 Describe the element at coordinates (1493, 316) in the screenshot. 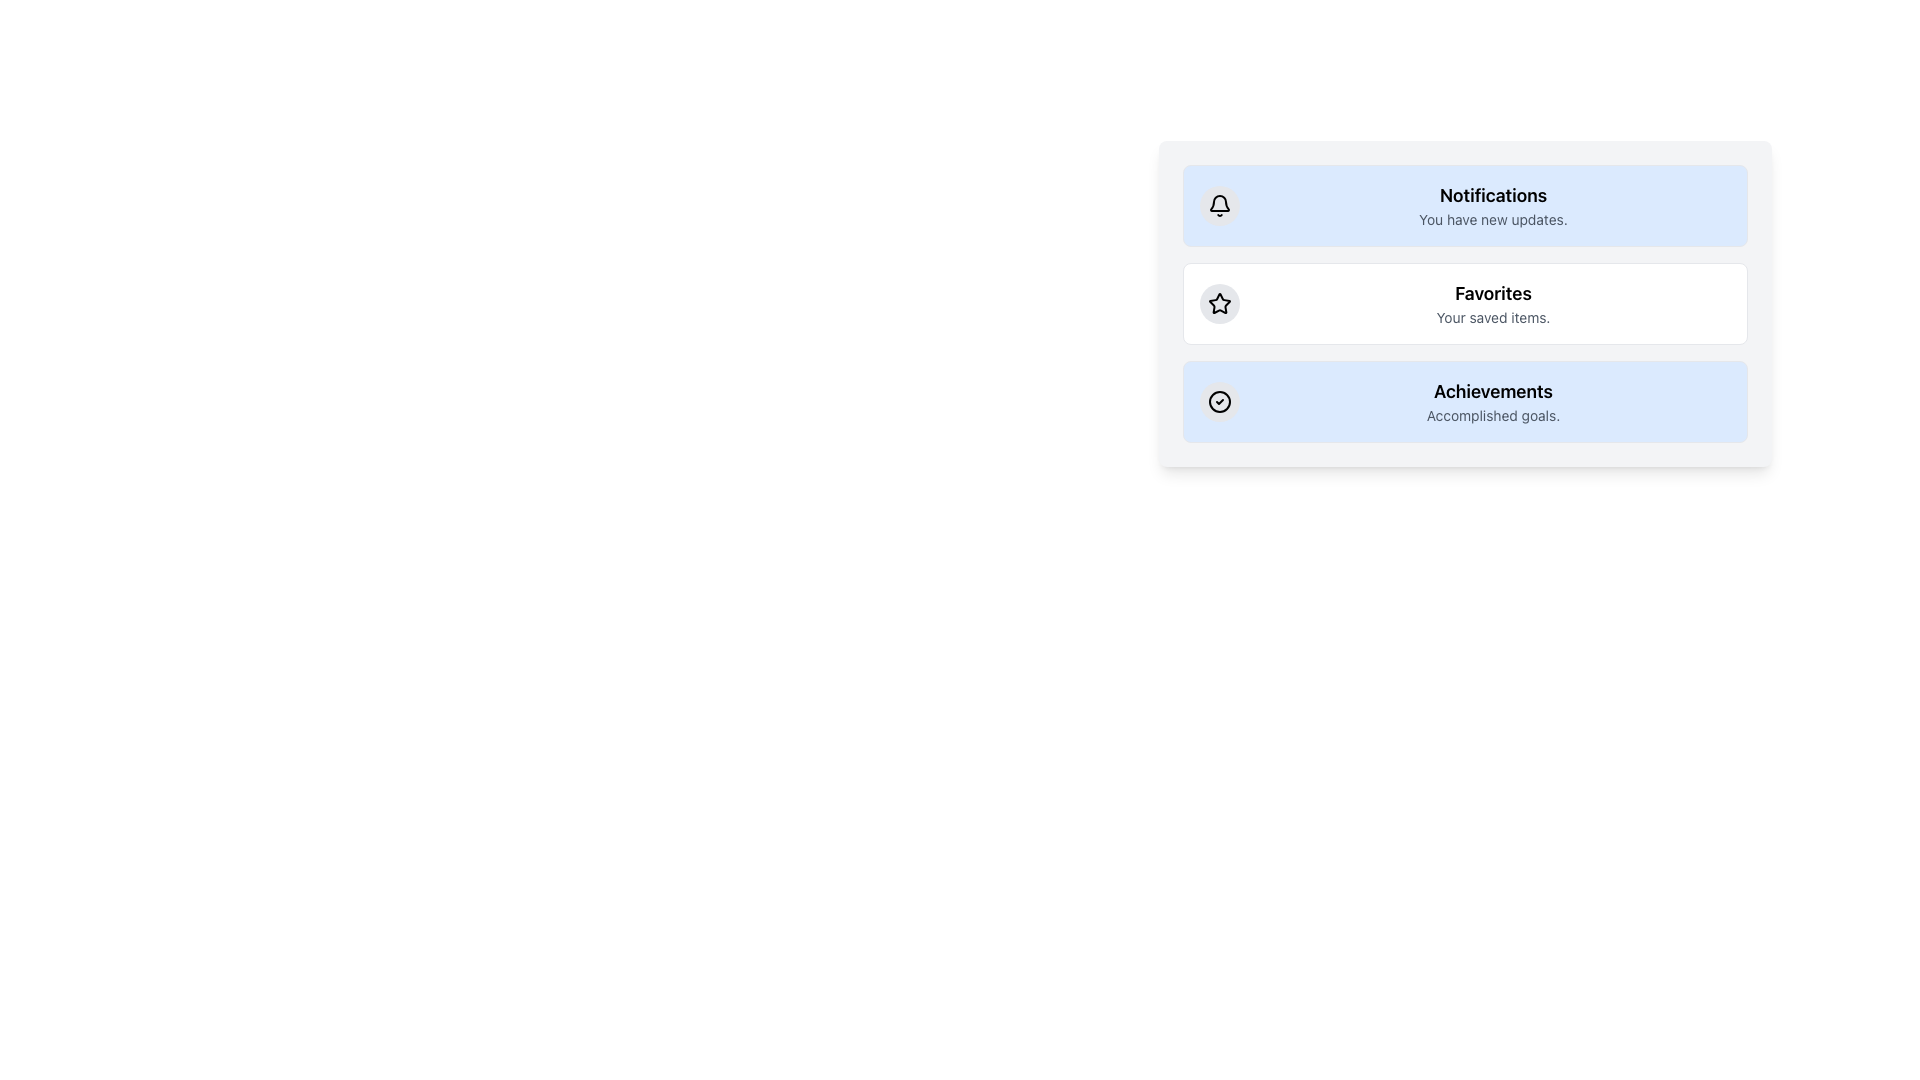

I see `the text label displaying 'Your saved items.' which is located below the 'Favorites' heading in the card section` at that location.